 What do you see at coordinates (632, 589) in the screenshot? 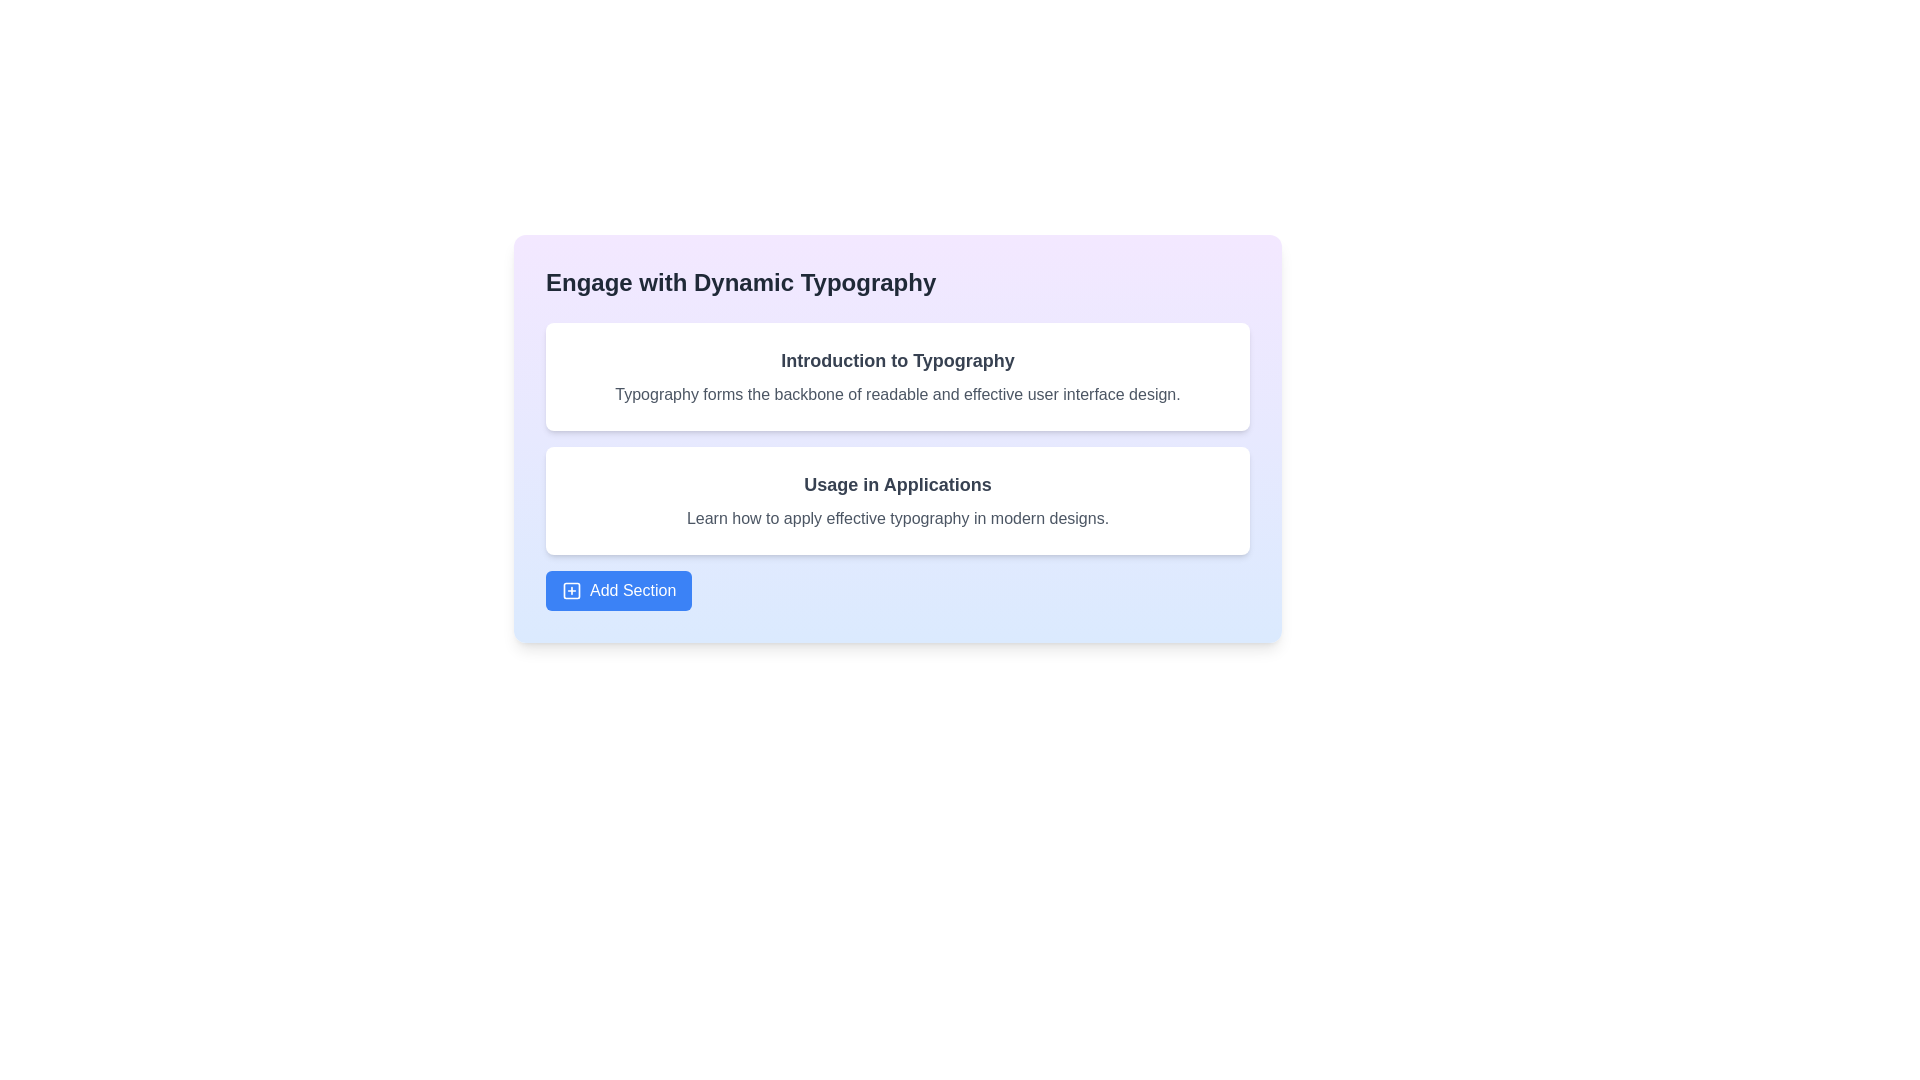
I see `the 'Add Section' text label which is styled with white text on a blue background and located at the lower-center of the interface, directly below the primary content sections` at bounding box center [632, 589].